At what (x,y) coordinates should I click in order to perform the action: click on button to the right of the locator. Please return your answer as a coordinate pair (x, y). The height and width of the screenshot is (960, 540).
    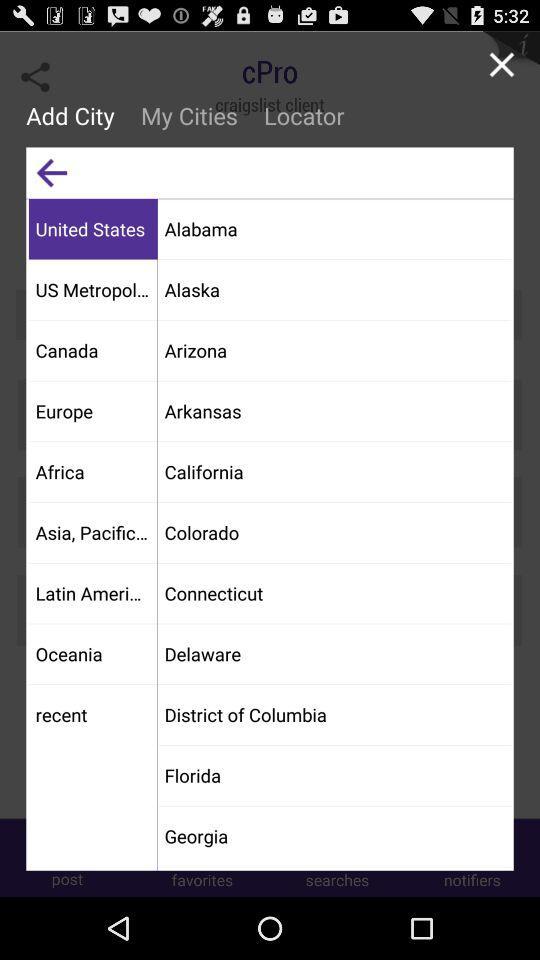
    Looking at the image, I should click on (500, 64).